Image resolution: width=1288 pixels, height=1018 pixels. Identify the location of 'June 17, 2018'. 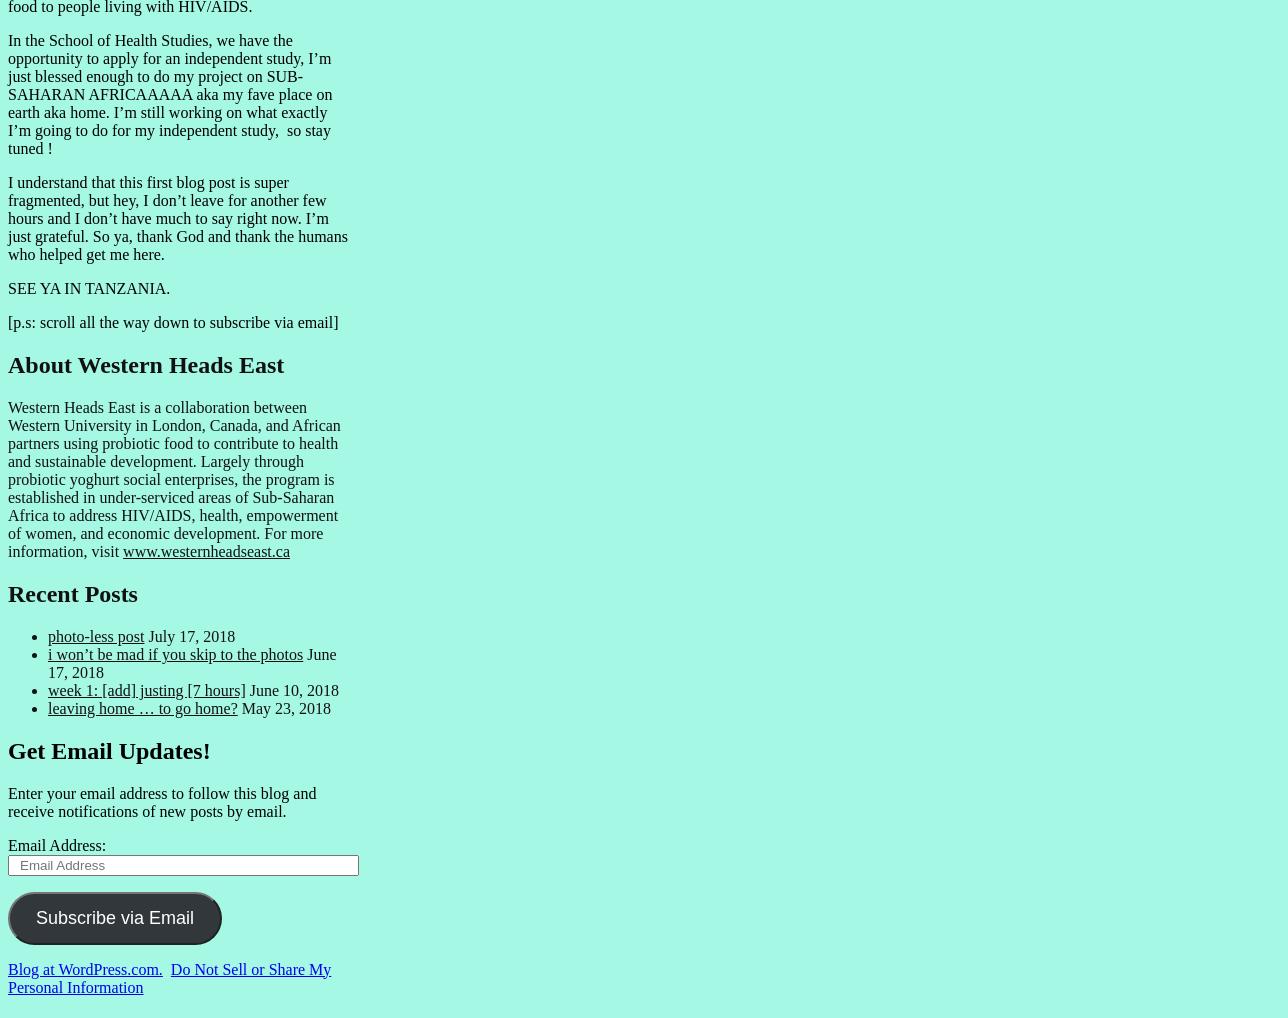
(192, 661).